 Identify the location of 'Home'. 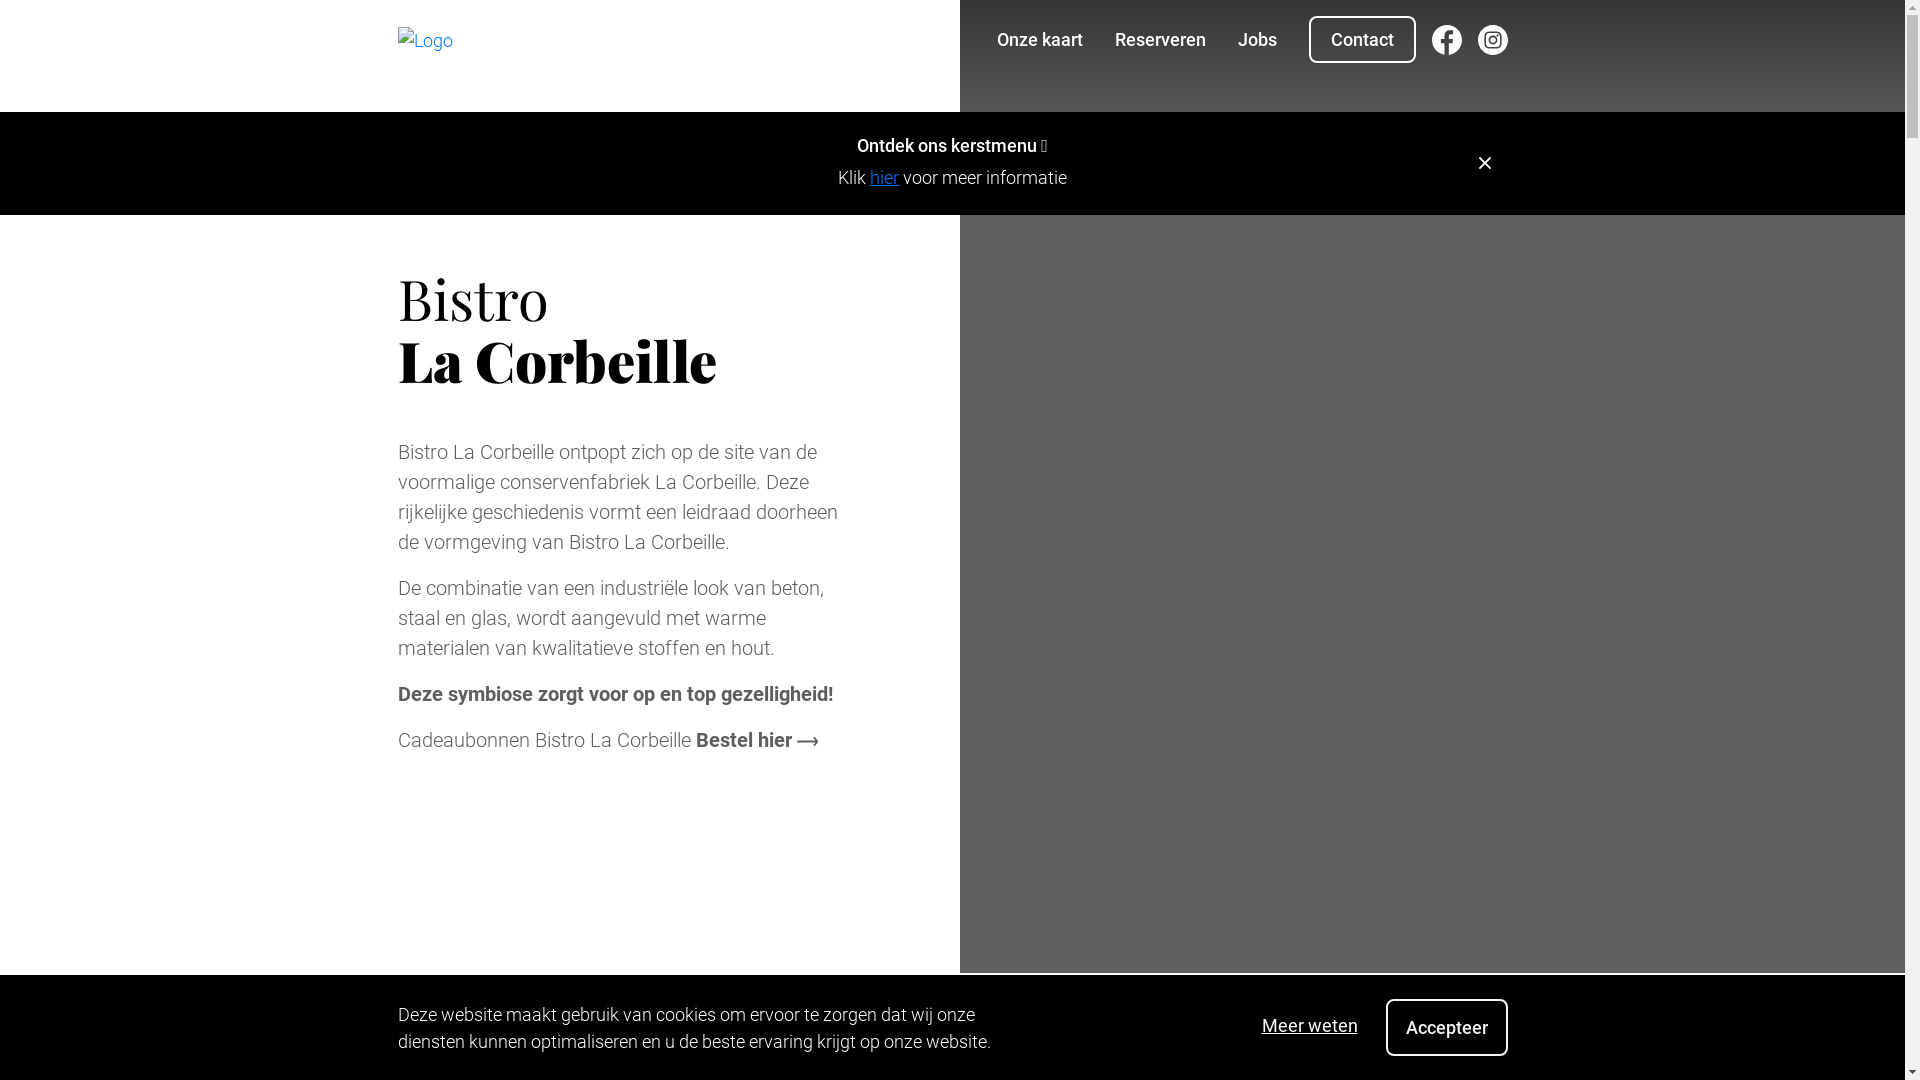
(424, 39).